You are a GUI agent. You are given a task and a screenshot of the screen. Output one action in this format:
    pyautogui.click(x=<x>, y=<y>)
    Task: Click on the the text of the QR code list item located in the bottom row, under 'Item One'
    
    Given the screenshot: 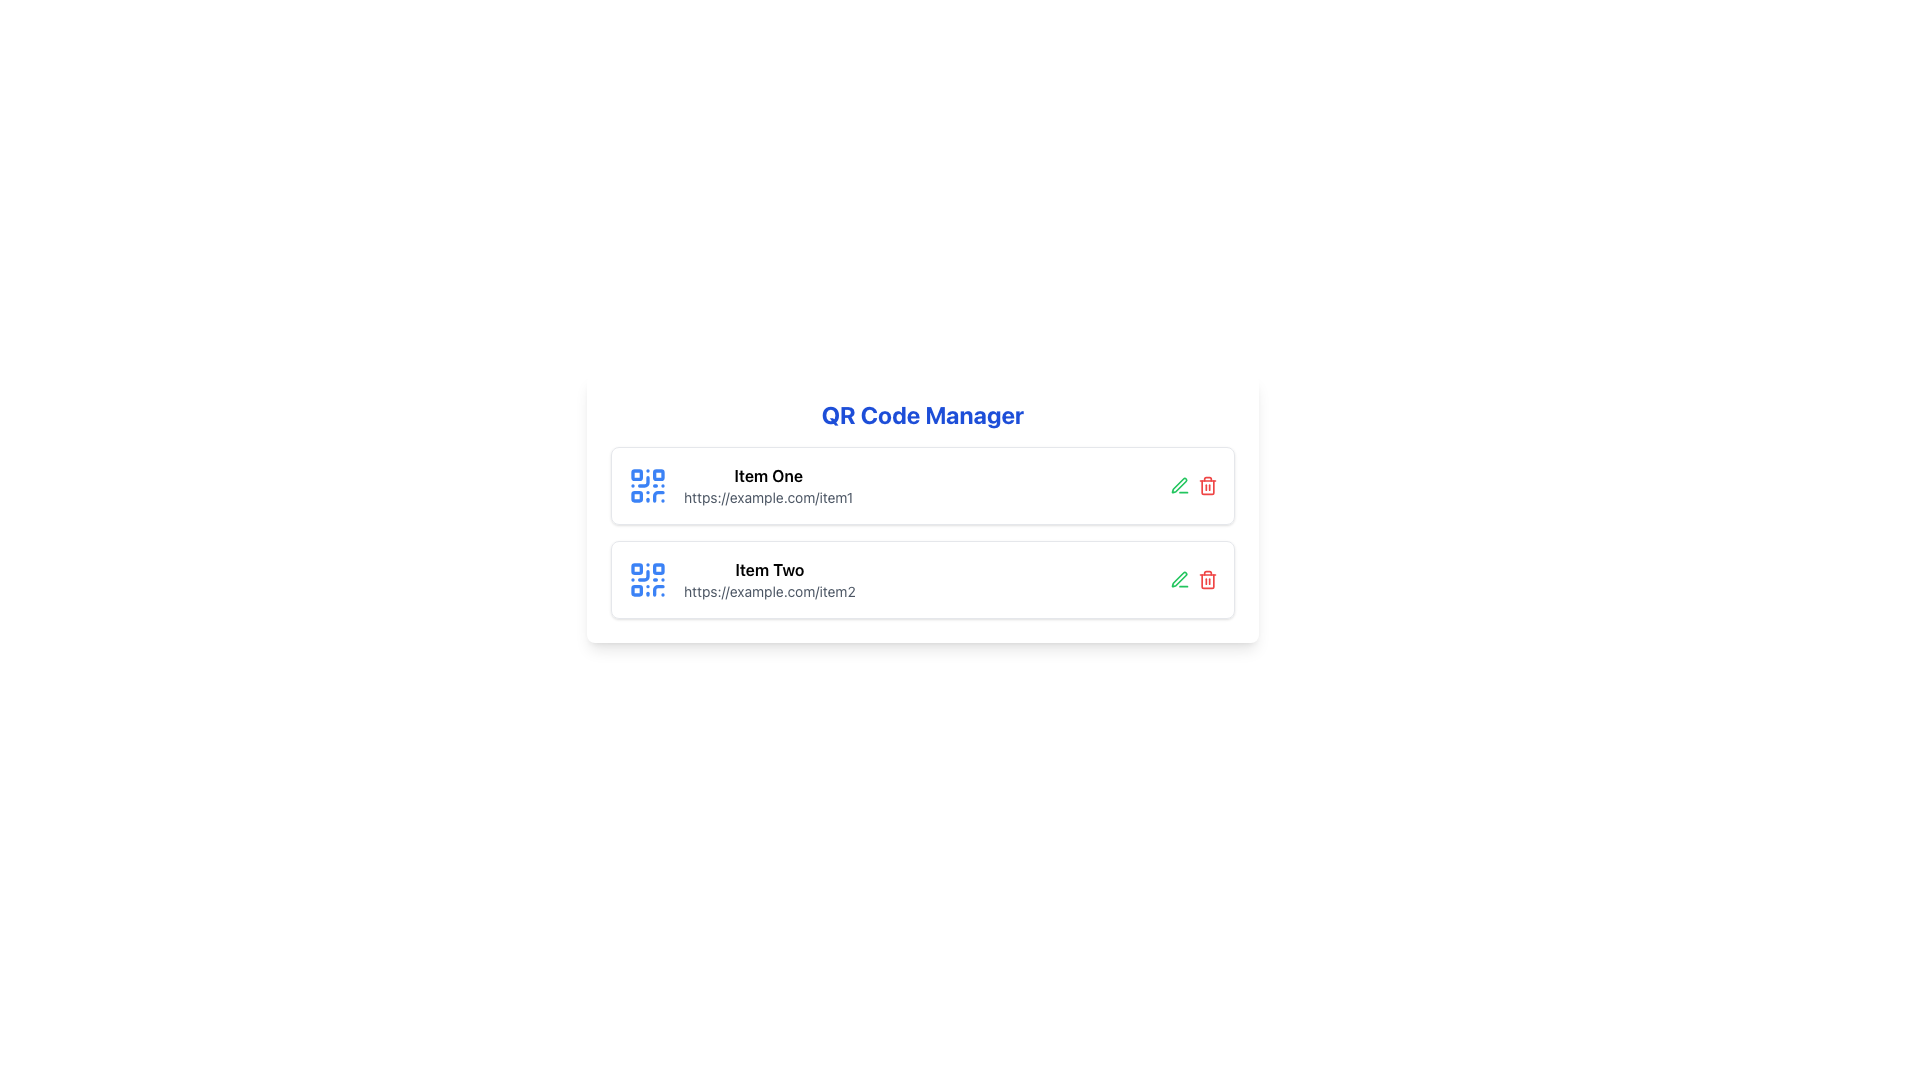 What is the action you would take?
    pyautogui.click(x=740, y=579)
    